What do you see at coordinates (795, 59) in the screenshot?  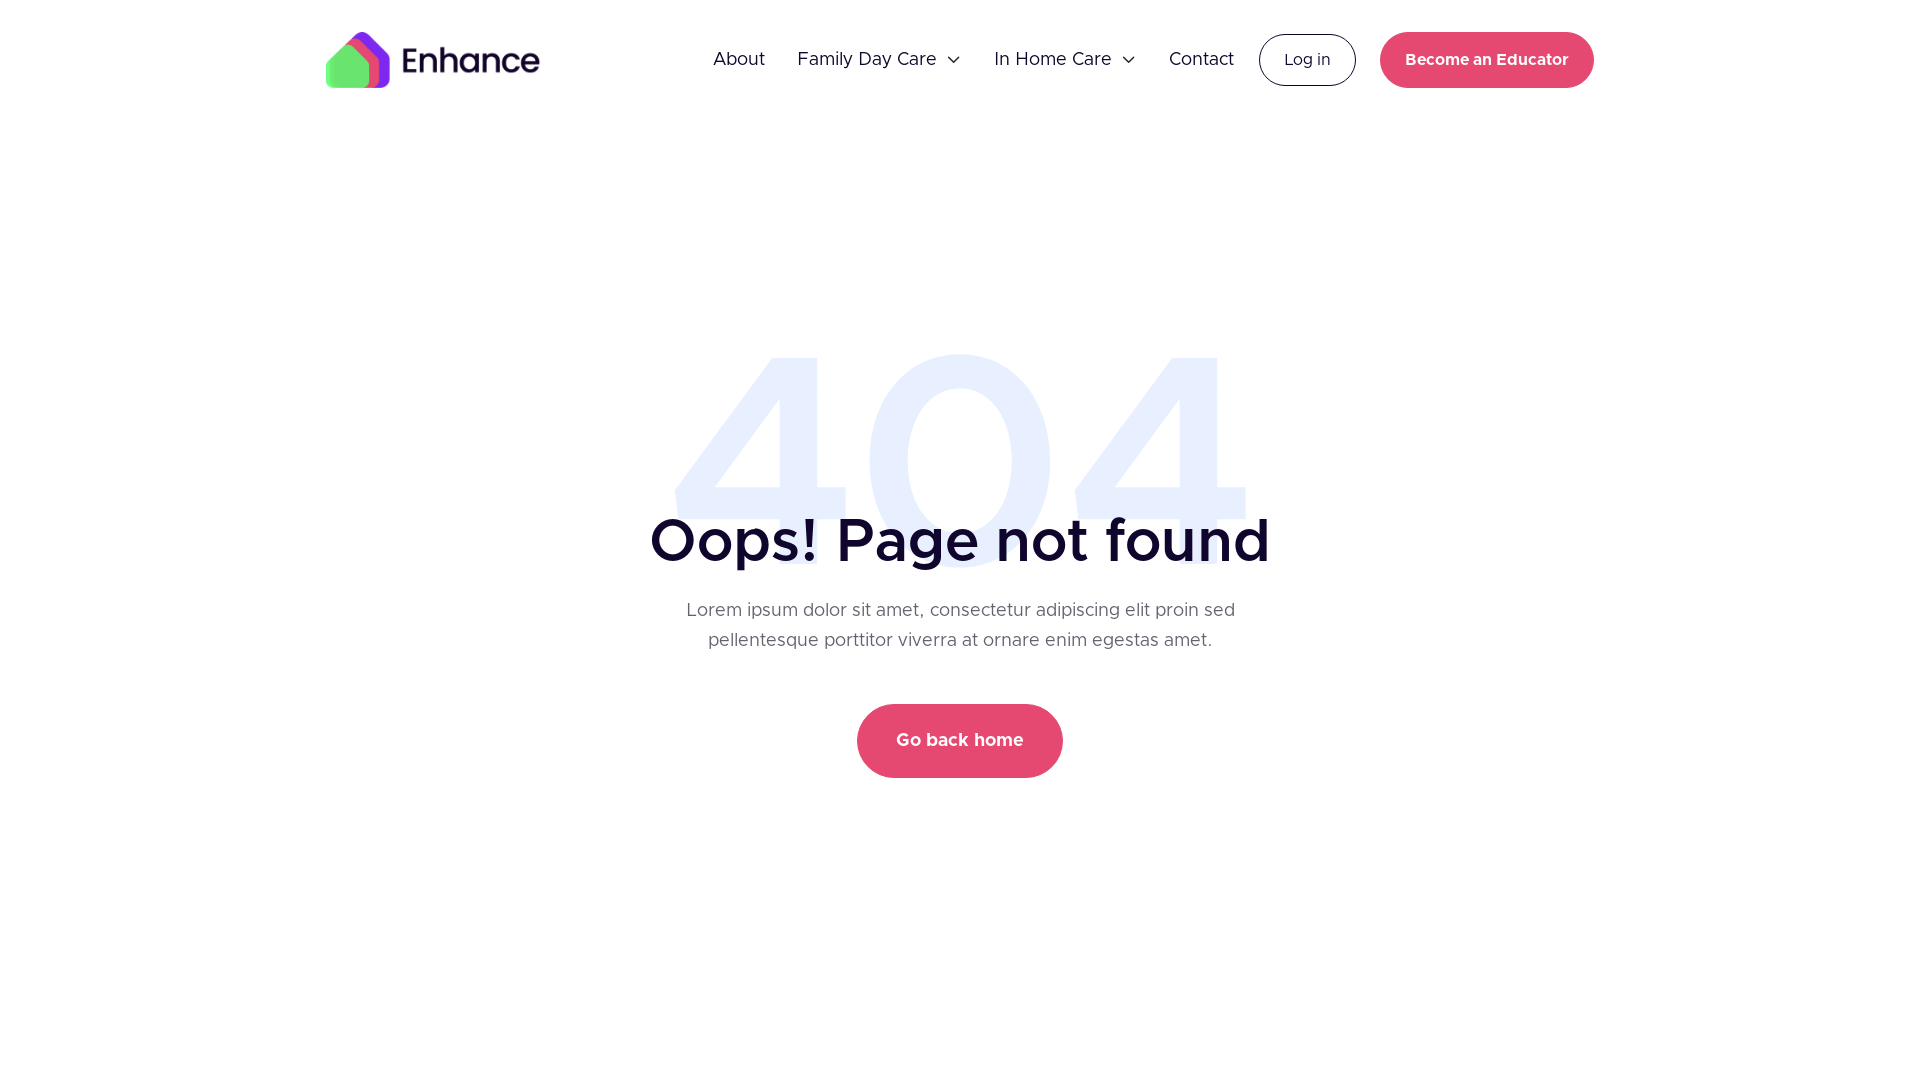 I see `'Family Day Care'` at bounding box center [795, 59].